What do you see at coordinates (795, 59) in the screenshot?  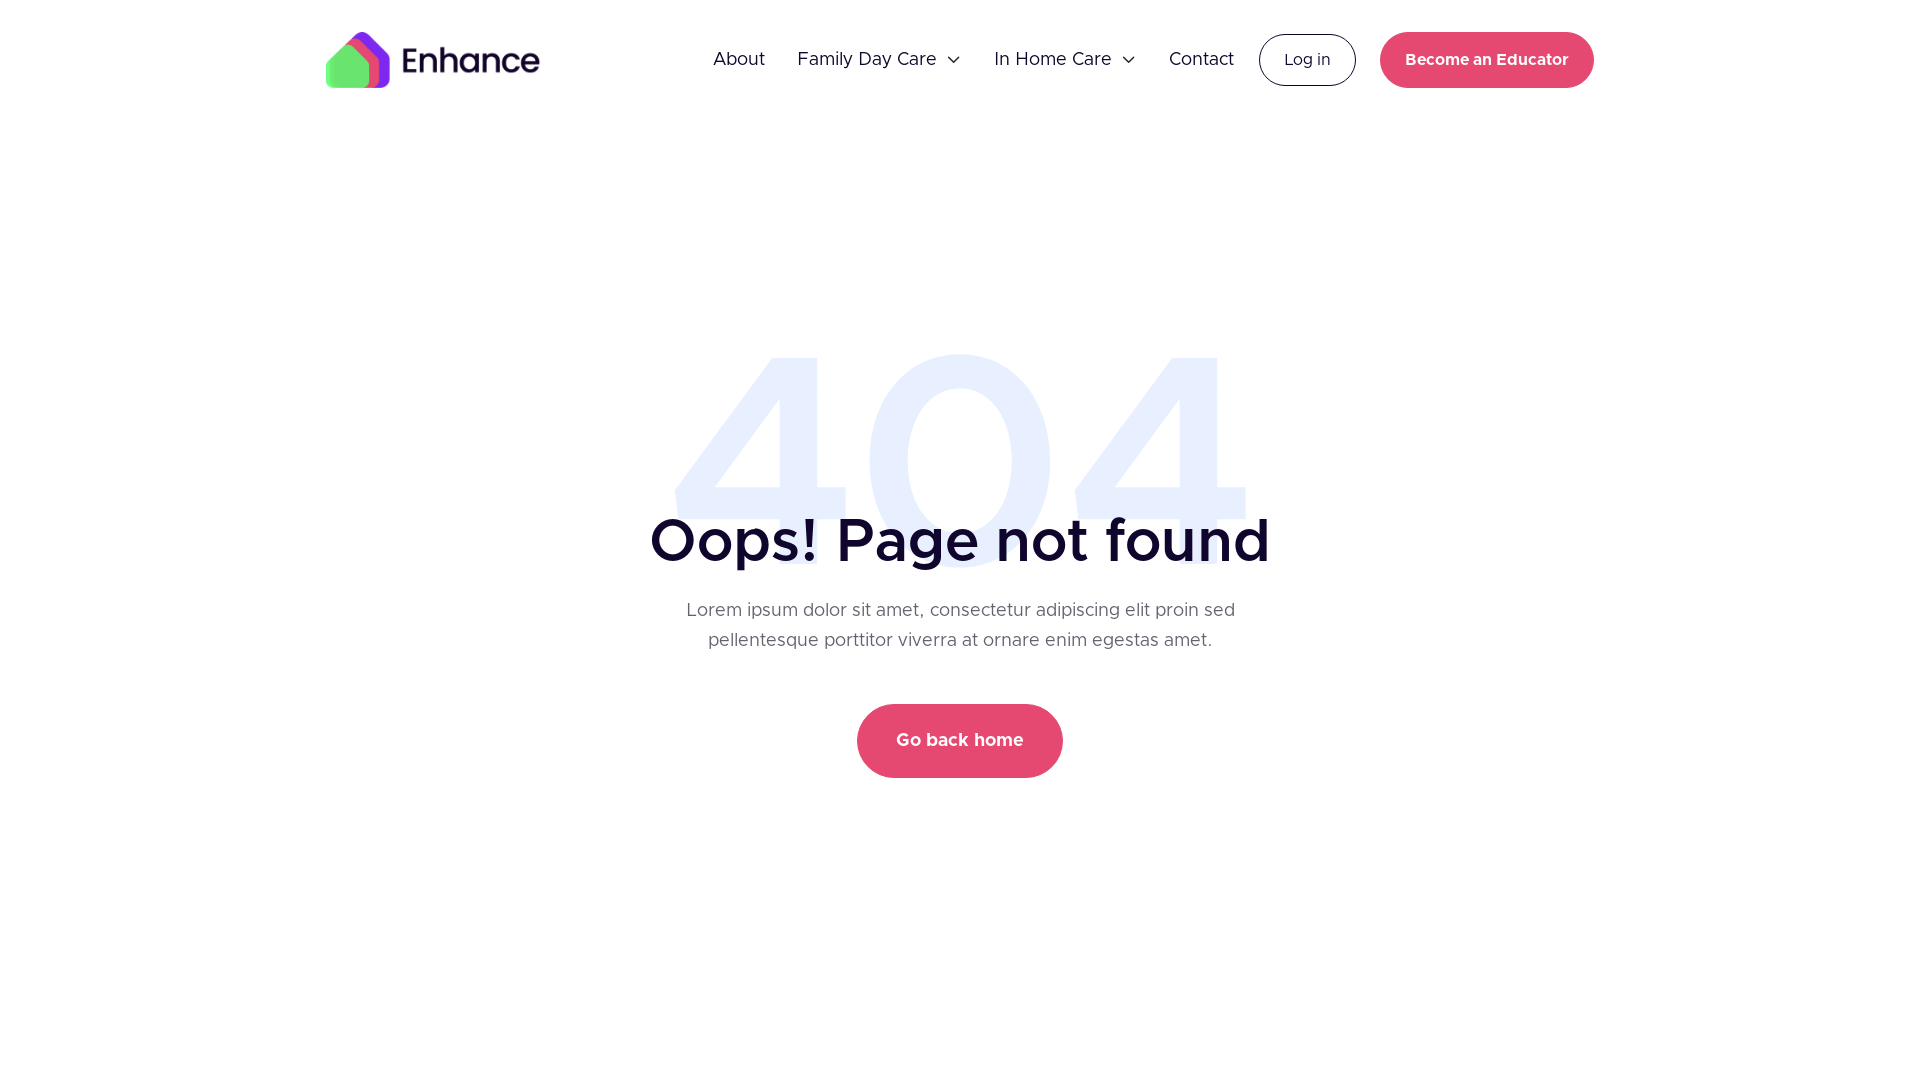 I see `'Family Day Care'` at bounding box center [795, 59].